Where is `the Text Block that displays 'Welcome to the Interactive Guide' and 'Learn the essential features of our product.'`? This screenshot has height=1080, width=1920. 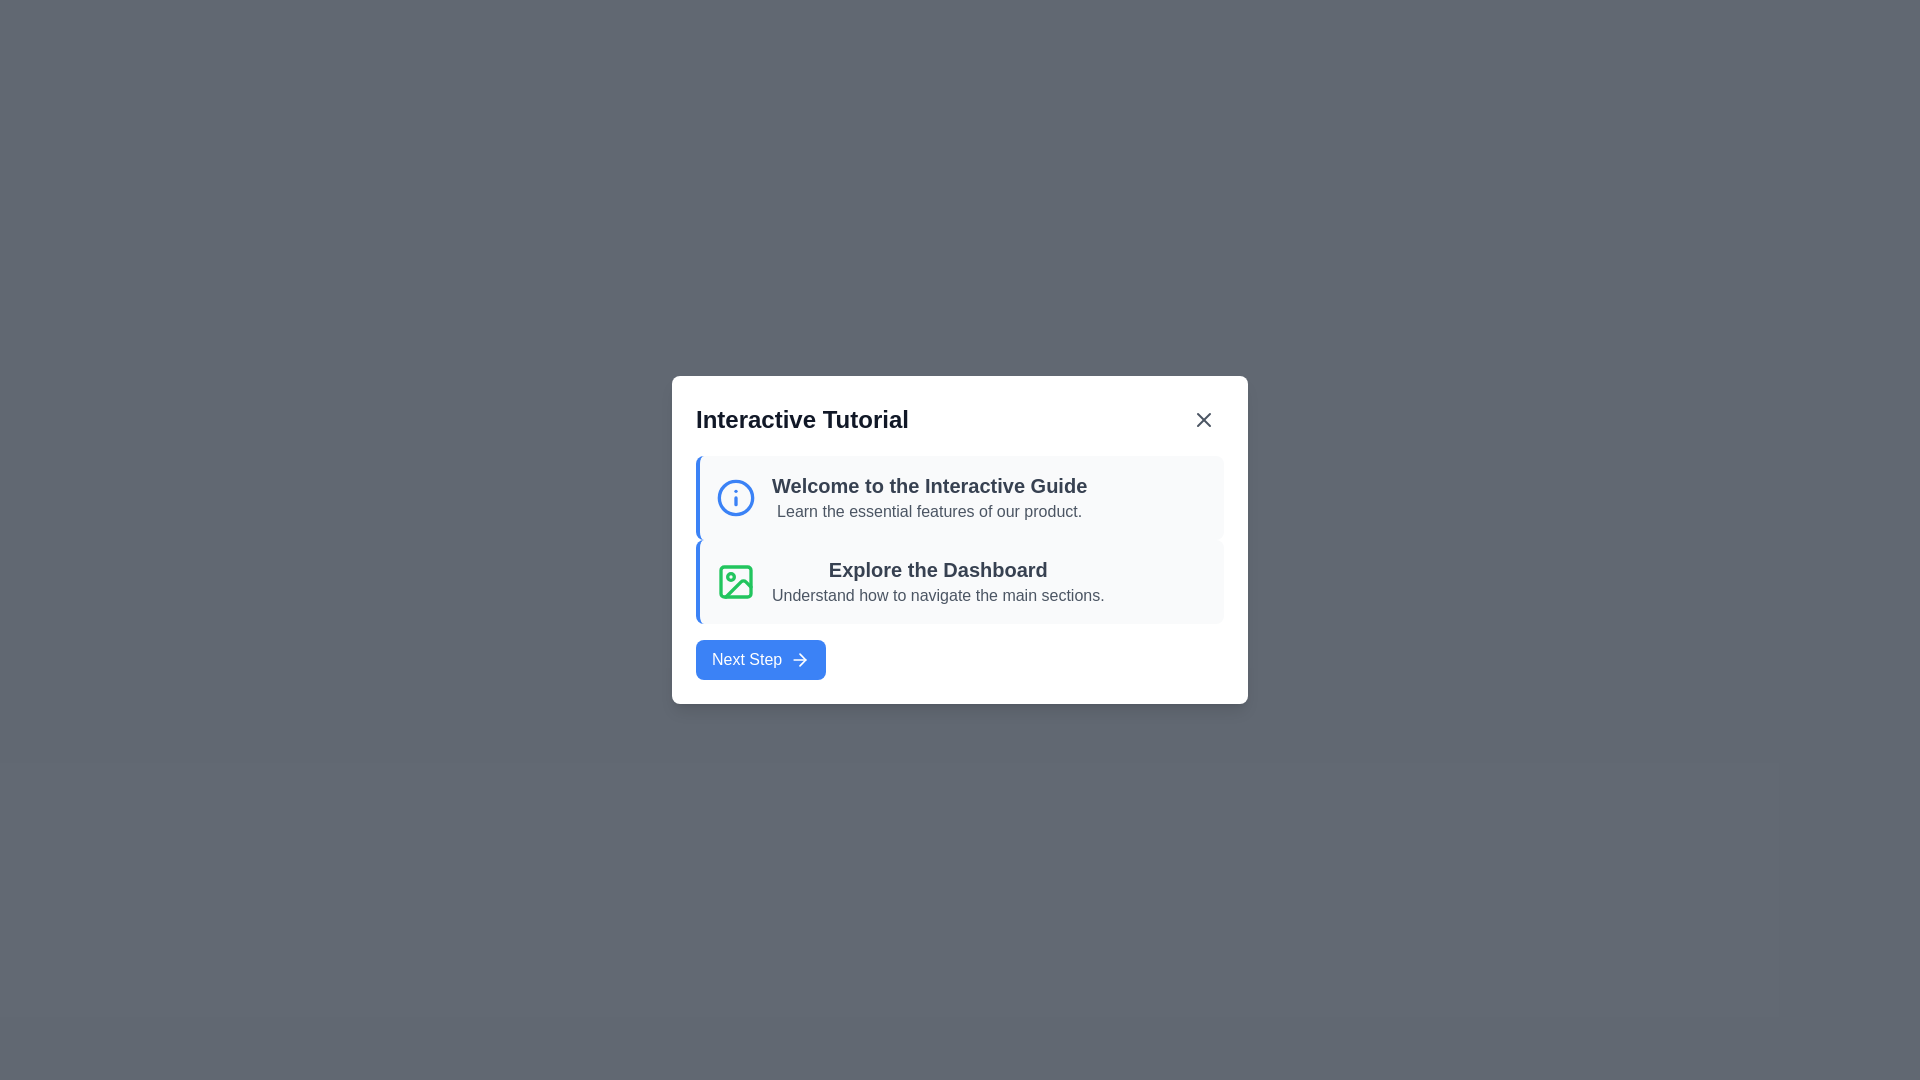
the Text Block that displays 'Welcome to the Interactive Guide' and 'Learn the essential features of our product.' is located at coordinates (928, 496).